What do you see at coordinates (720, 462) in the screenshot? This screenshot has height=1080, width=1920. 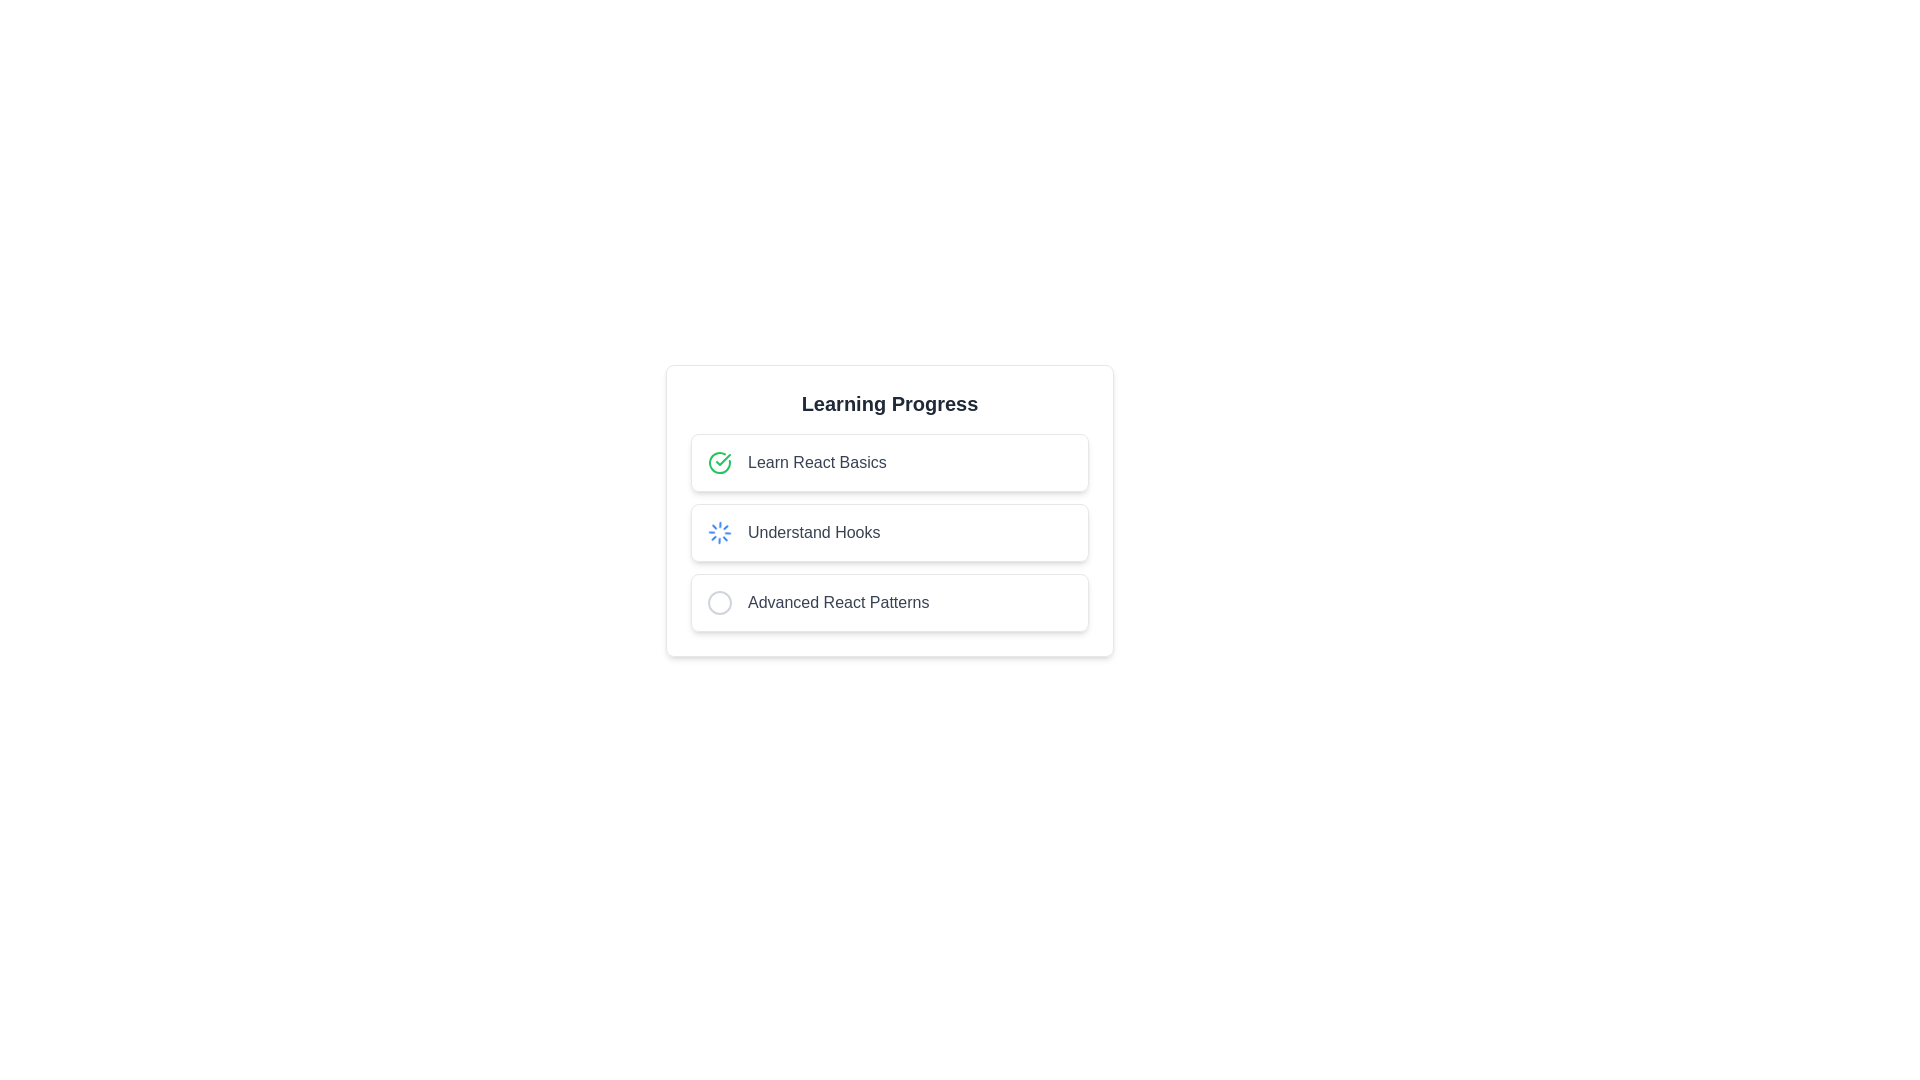 I see `the decorative checkmark icon indicating the completion of the 'Learn React Basics' item in the 'Learning Progress' section` at bounding box center [720, 462].